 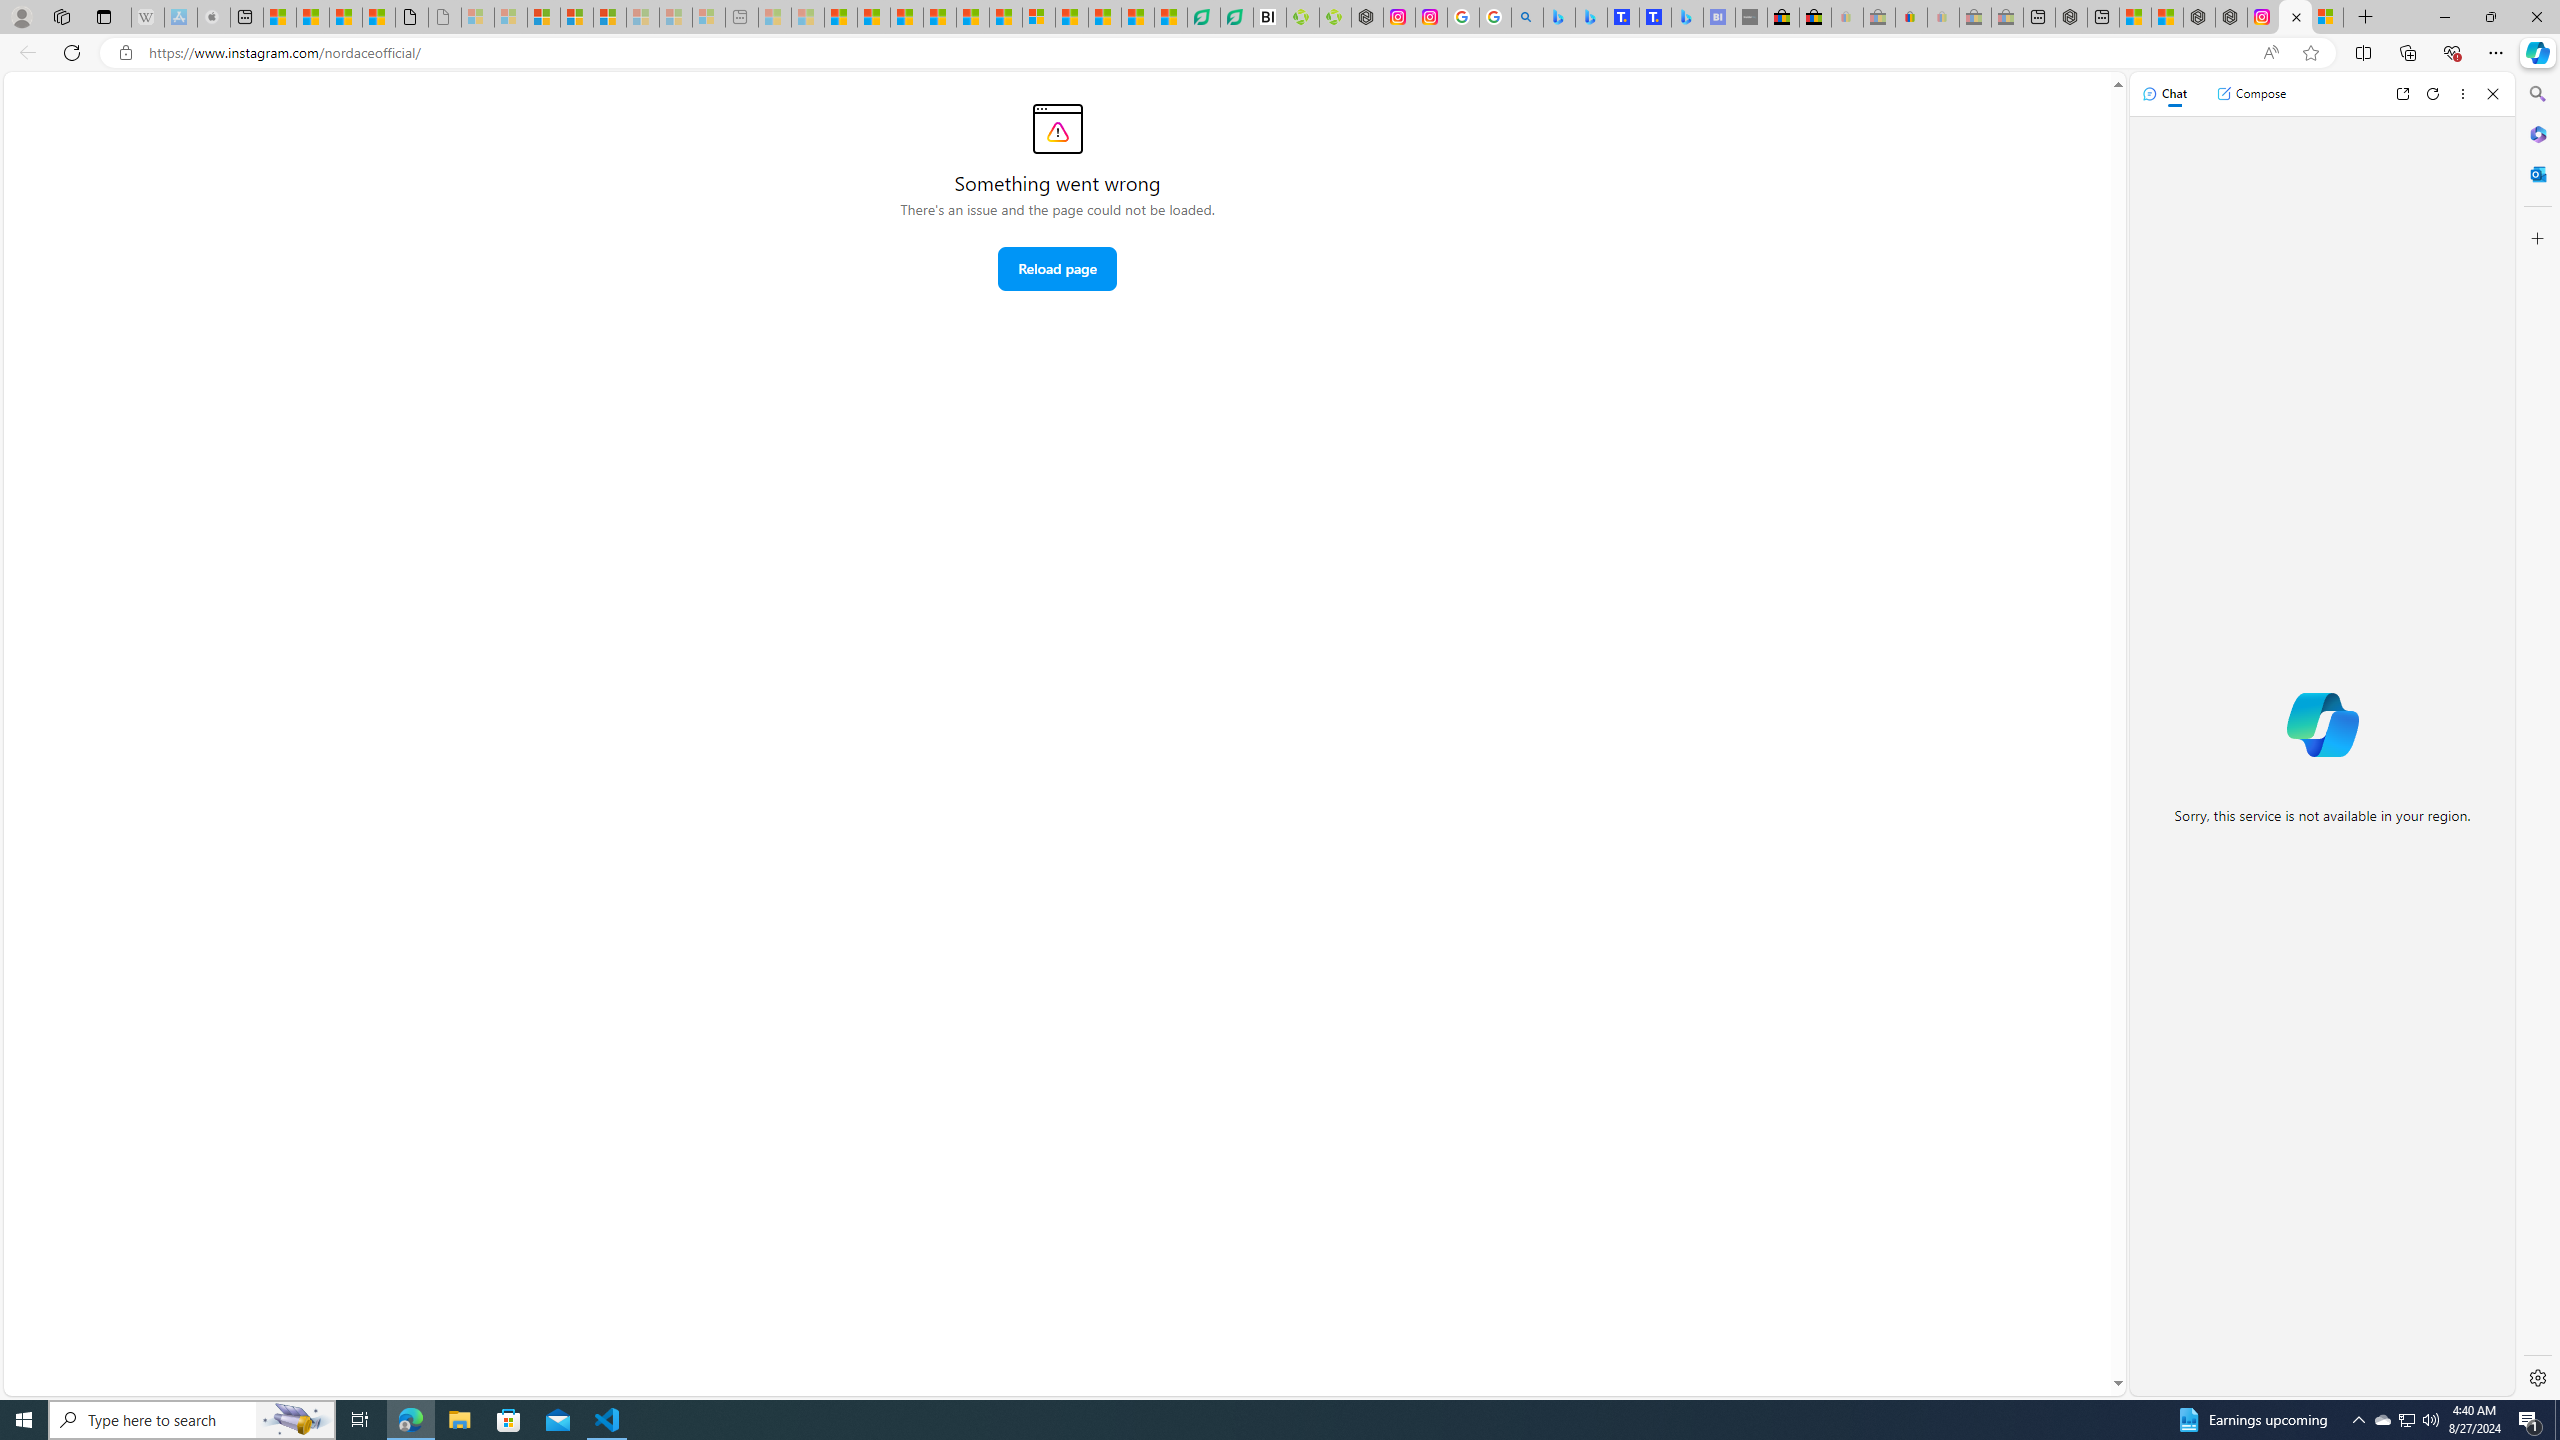 What do you see at coordinates (1463, 16) in the screenshot?
I see `'Safety in Our Products - Google Safety Center'` at bounding box center [1463, 16].